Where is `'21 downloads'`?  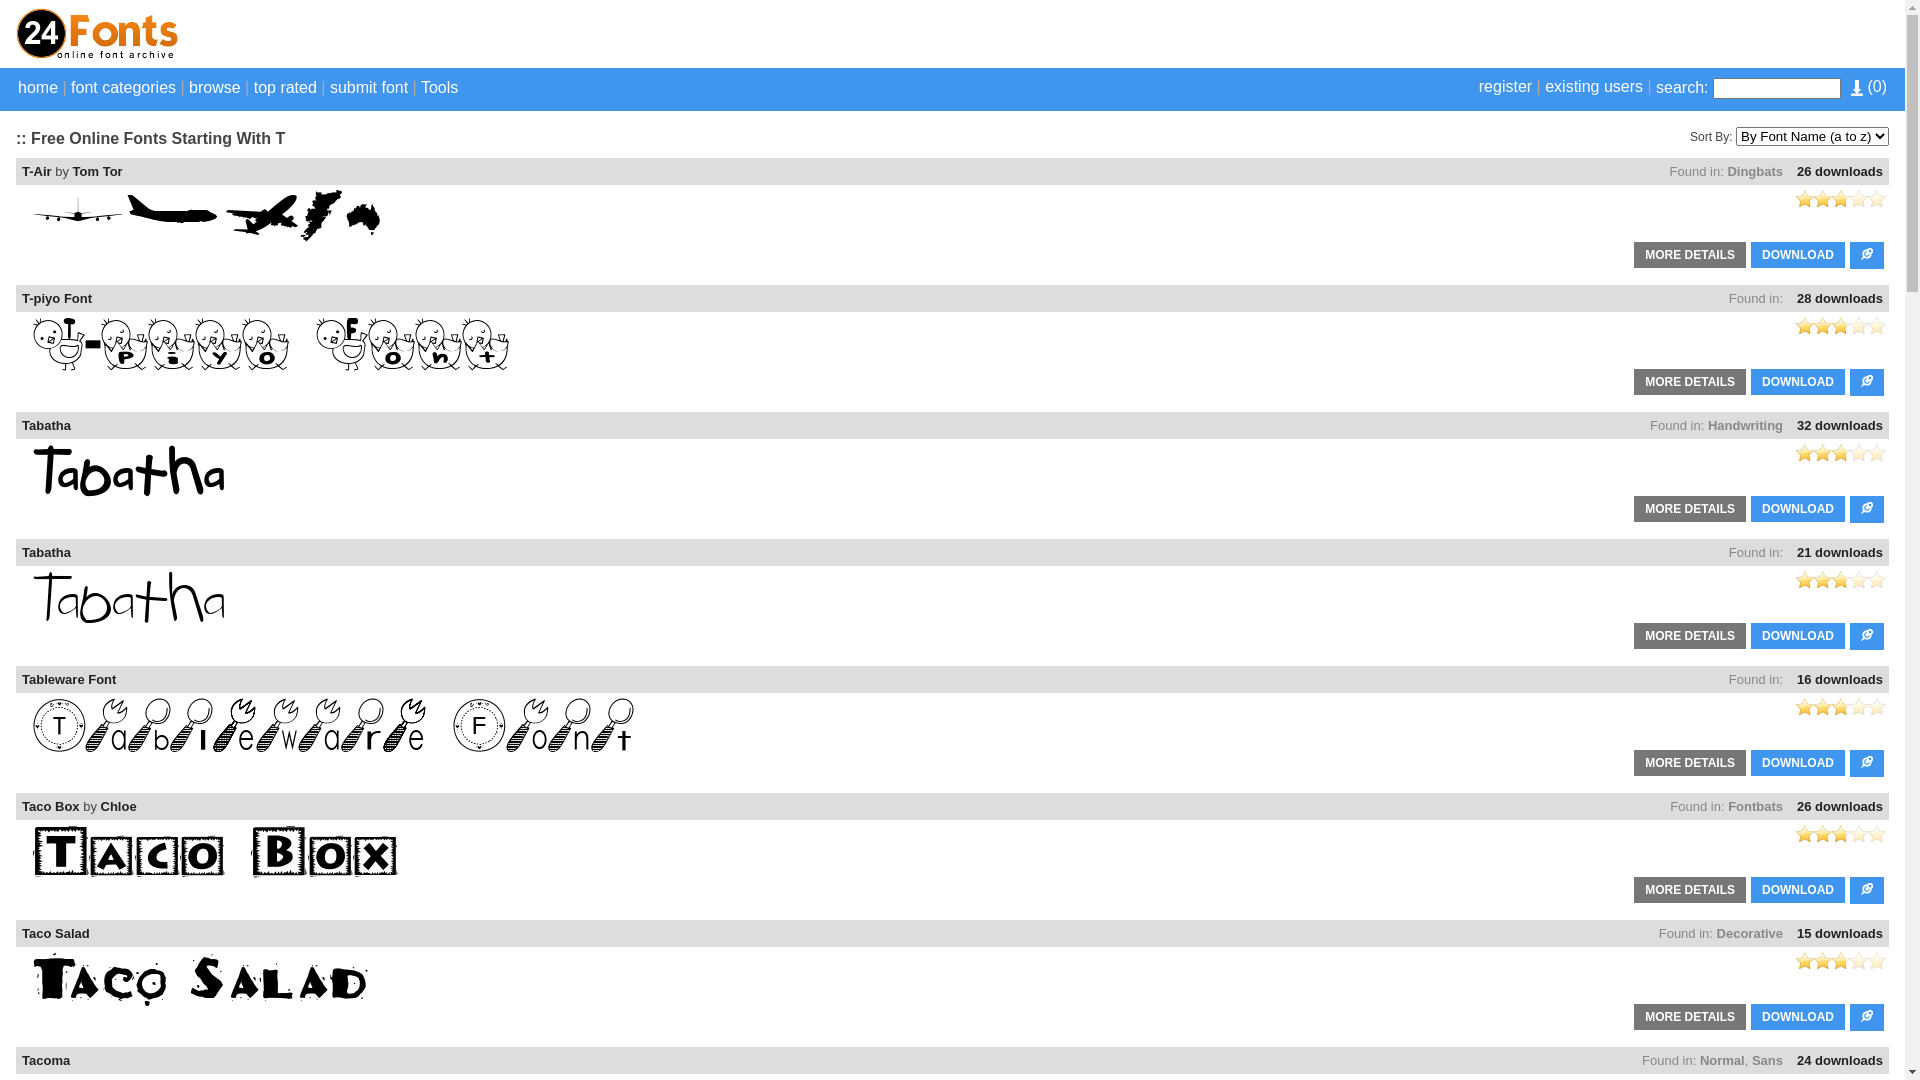 '21 downloads' is located at coordinates (1839, 552).